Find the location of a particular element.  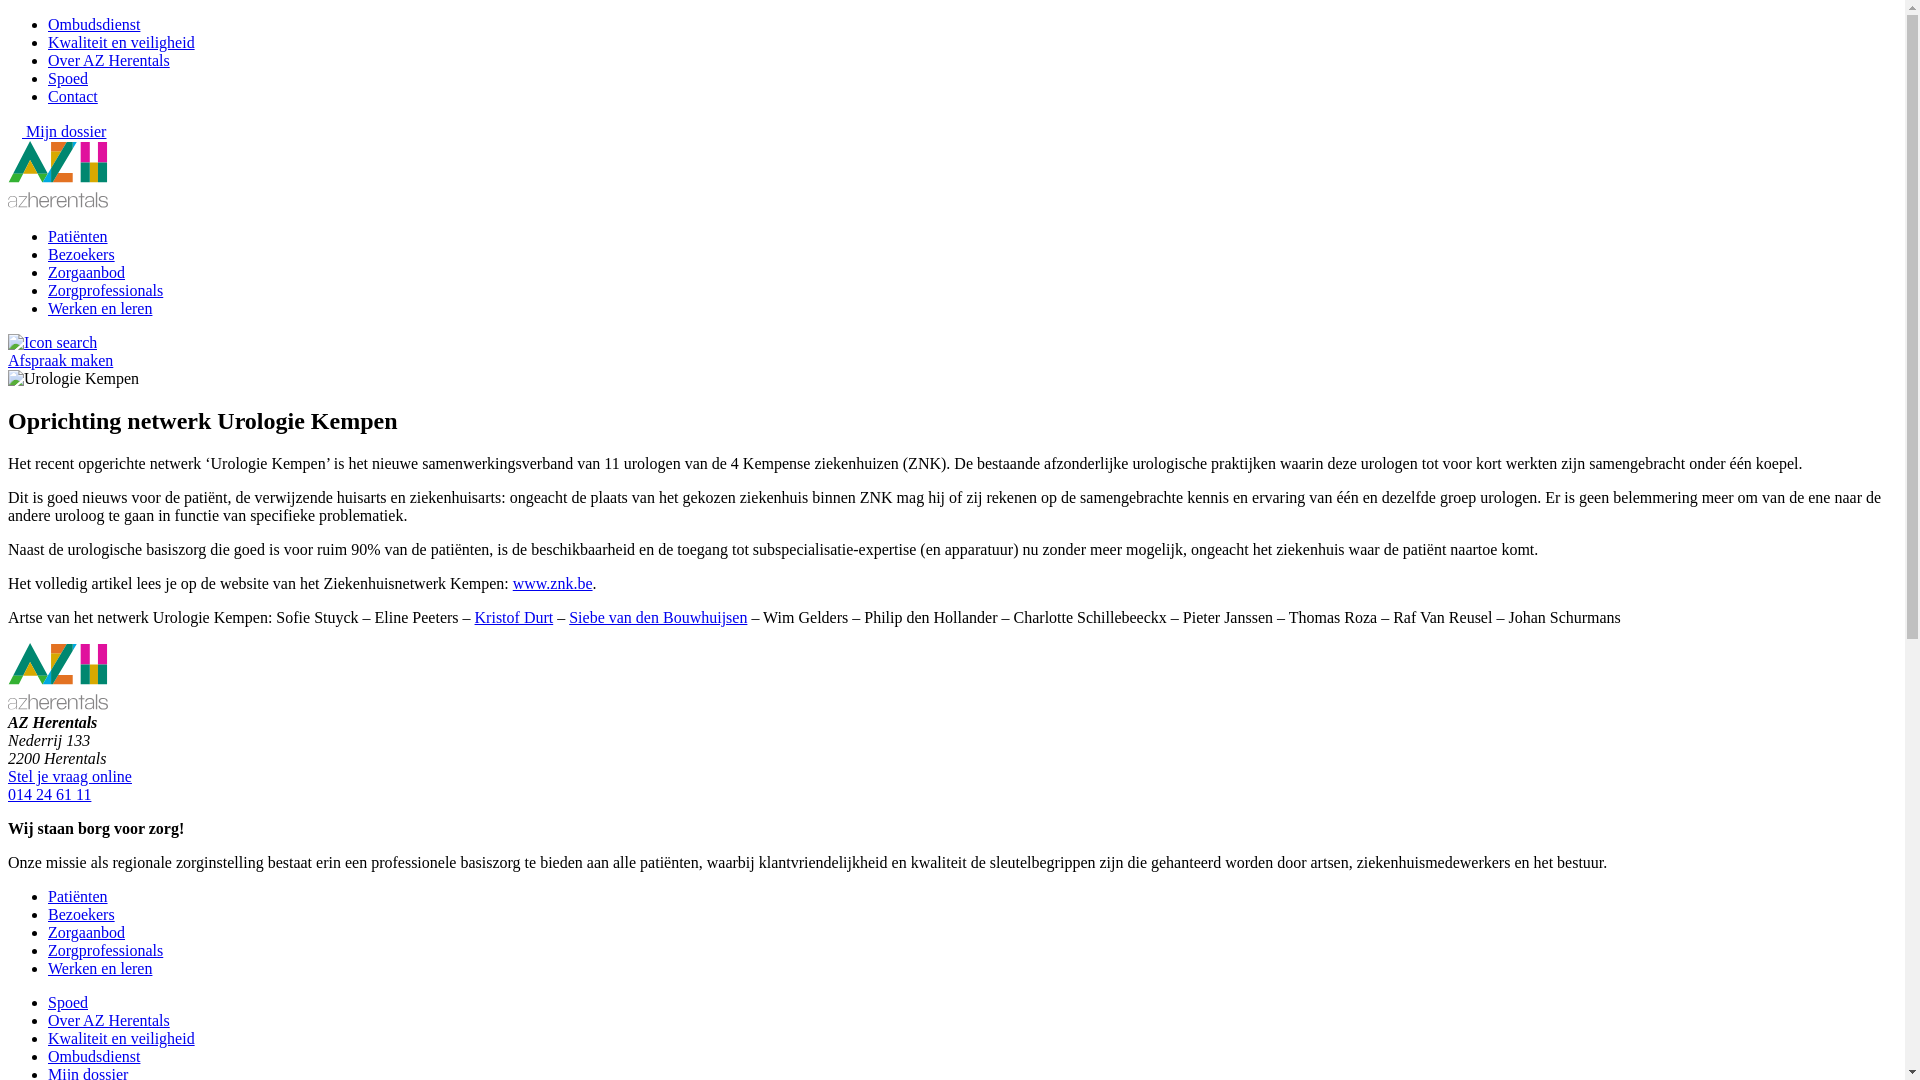

'Zorgprofessionals' is located at coordinates (104, 949).